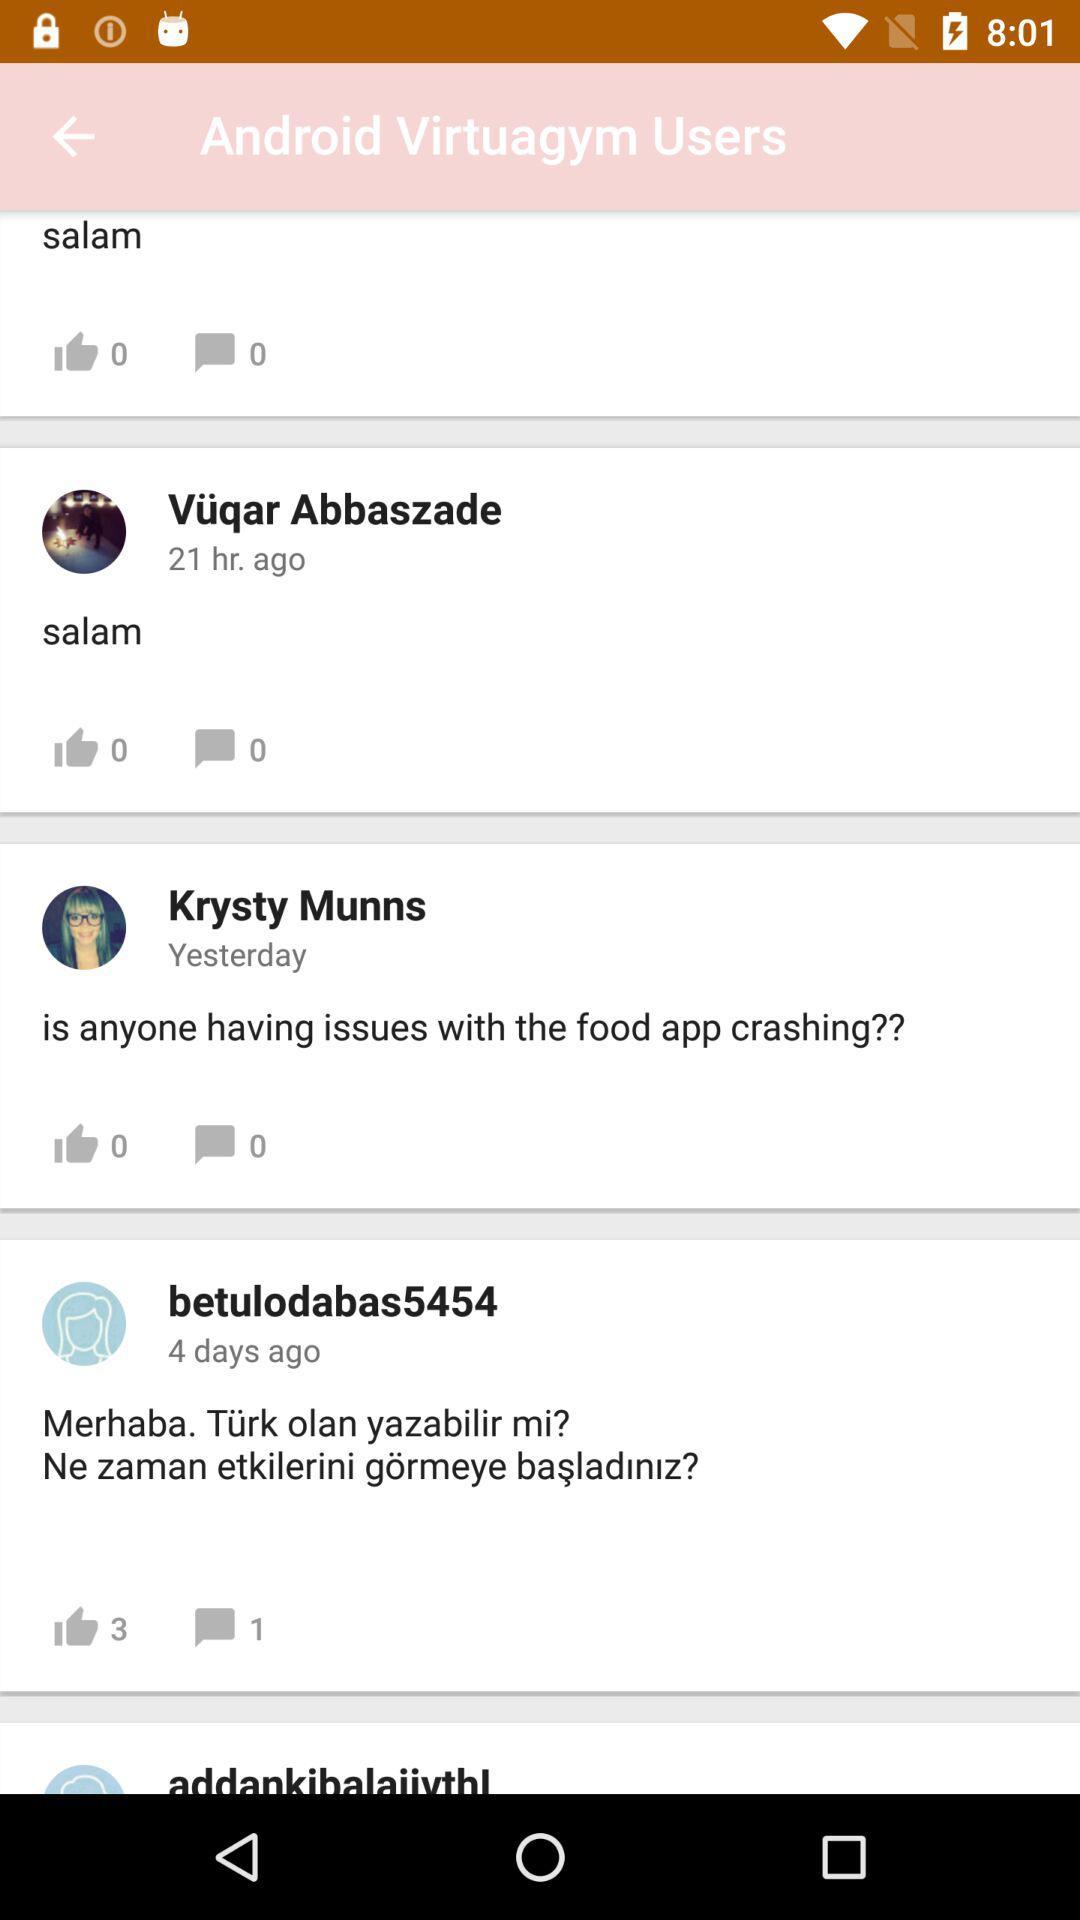 The width and height of the screenshot is (1080, 1920). What do you see at coordinates (297, 902) in the screenshot?
I see `the icon above yesterday icon` at bounding box center [297, 902].